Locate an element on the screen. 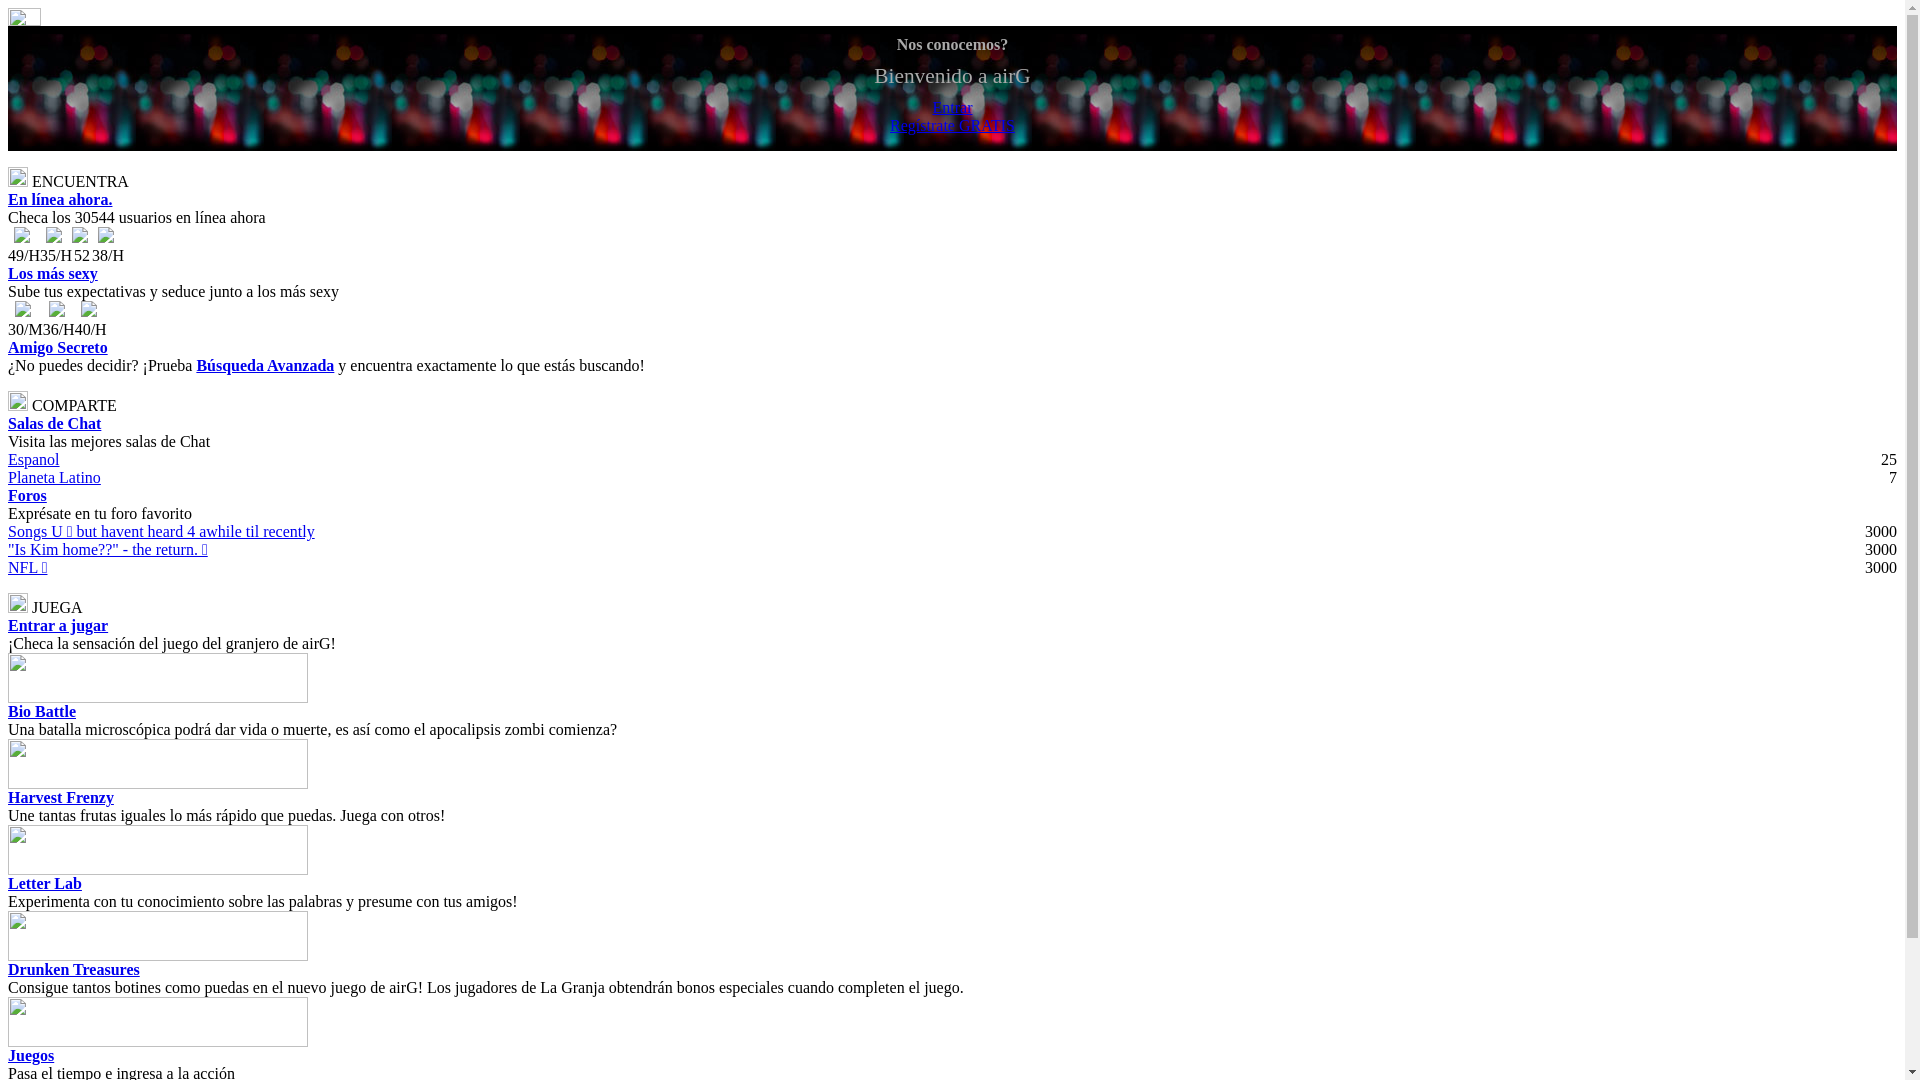 The image size is (1920, 1080). 'Entrar' is located at coordinates (951, 108).